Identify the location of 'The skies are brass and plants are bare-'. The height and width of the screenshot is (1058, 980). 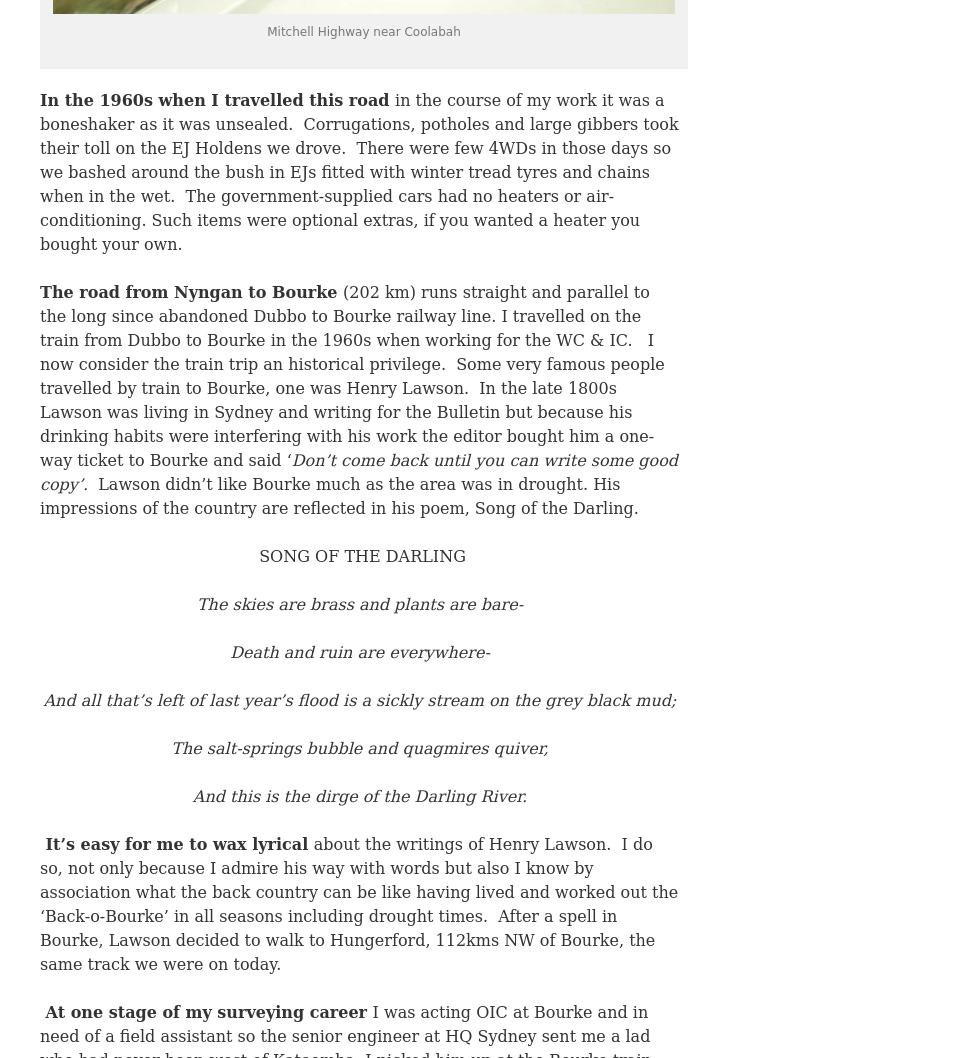
(359, 604).